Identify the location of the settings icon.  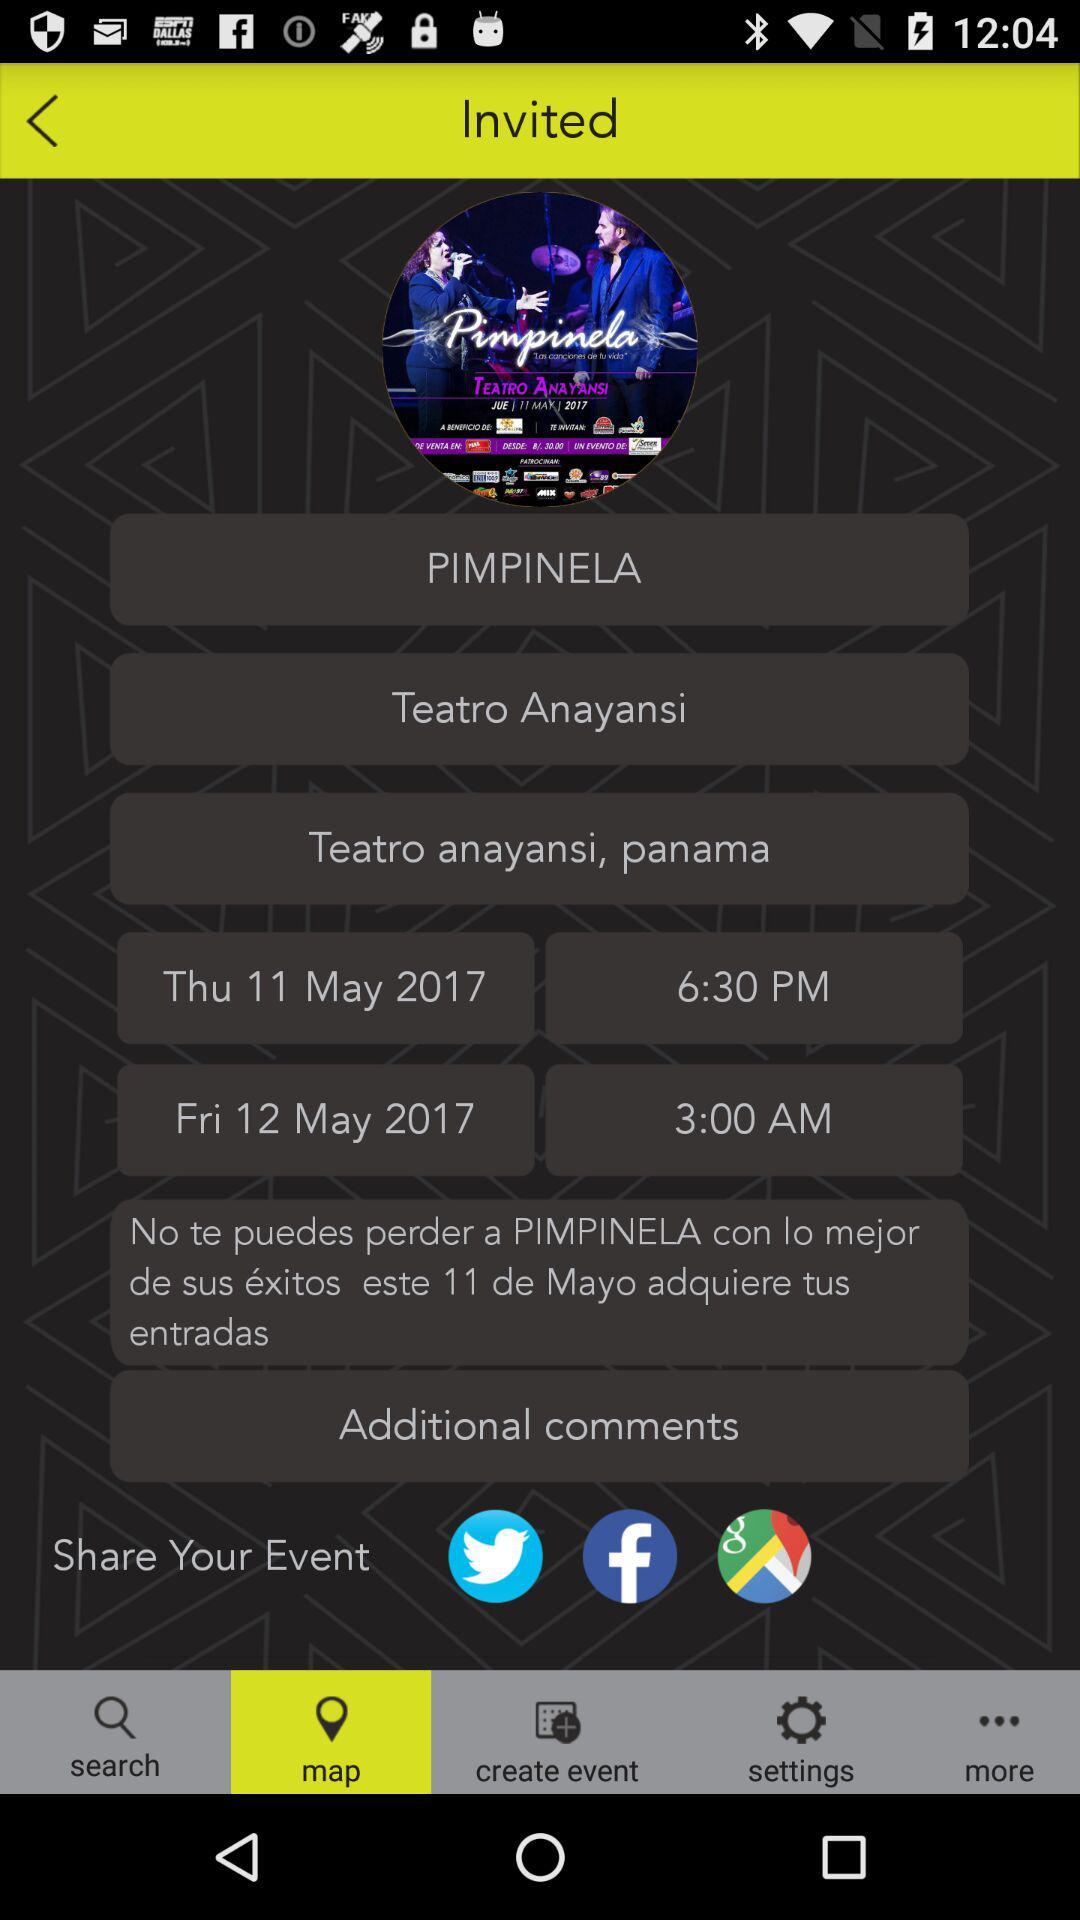
(801, 1731).